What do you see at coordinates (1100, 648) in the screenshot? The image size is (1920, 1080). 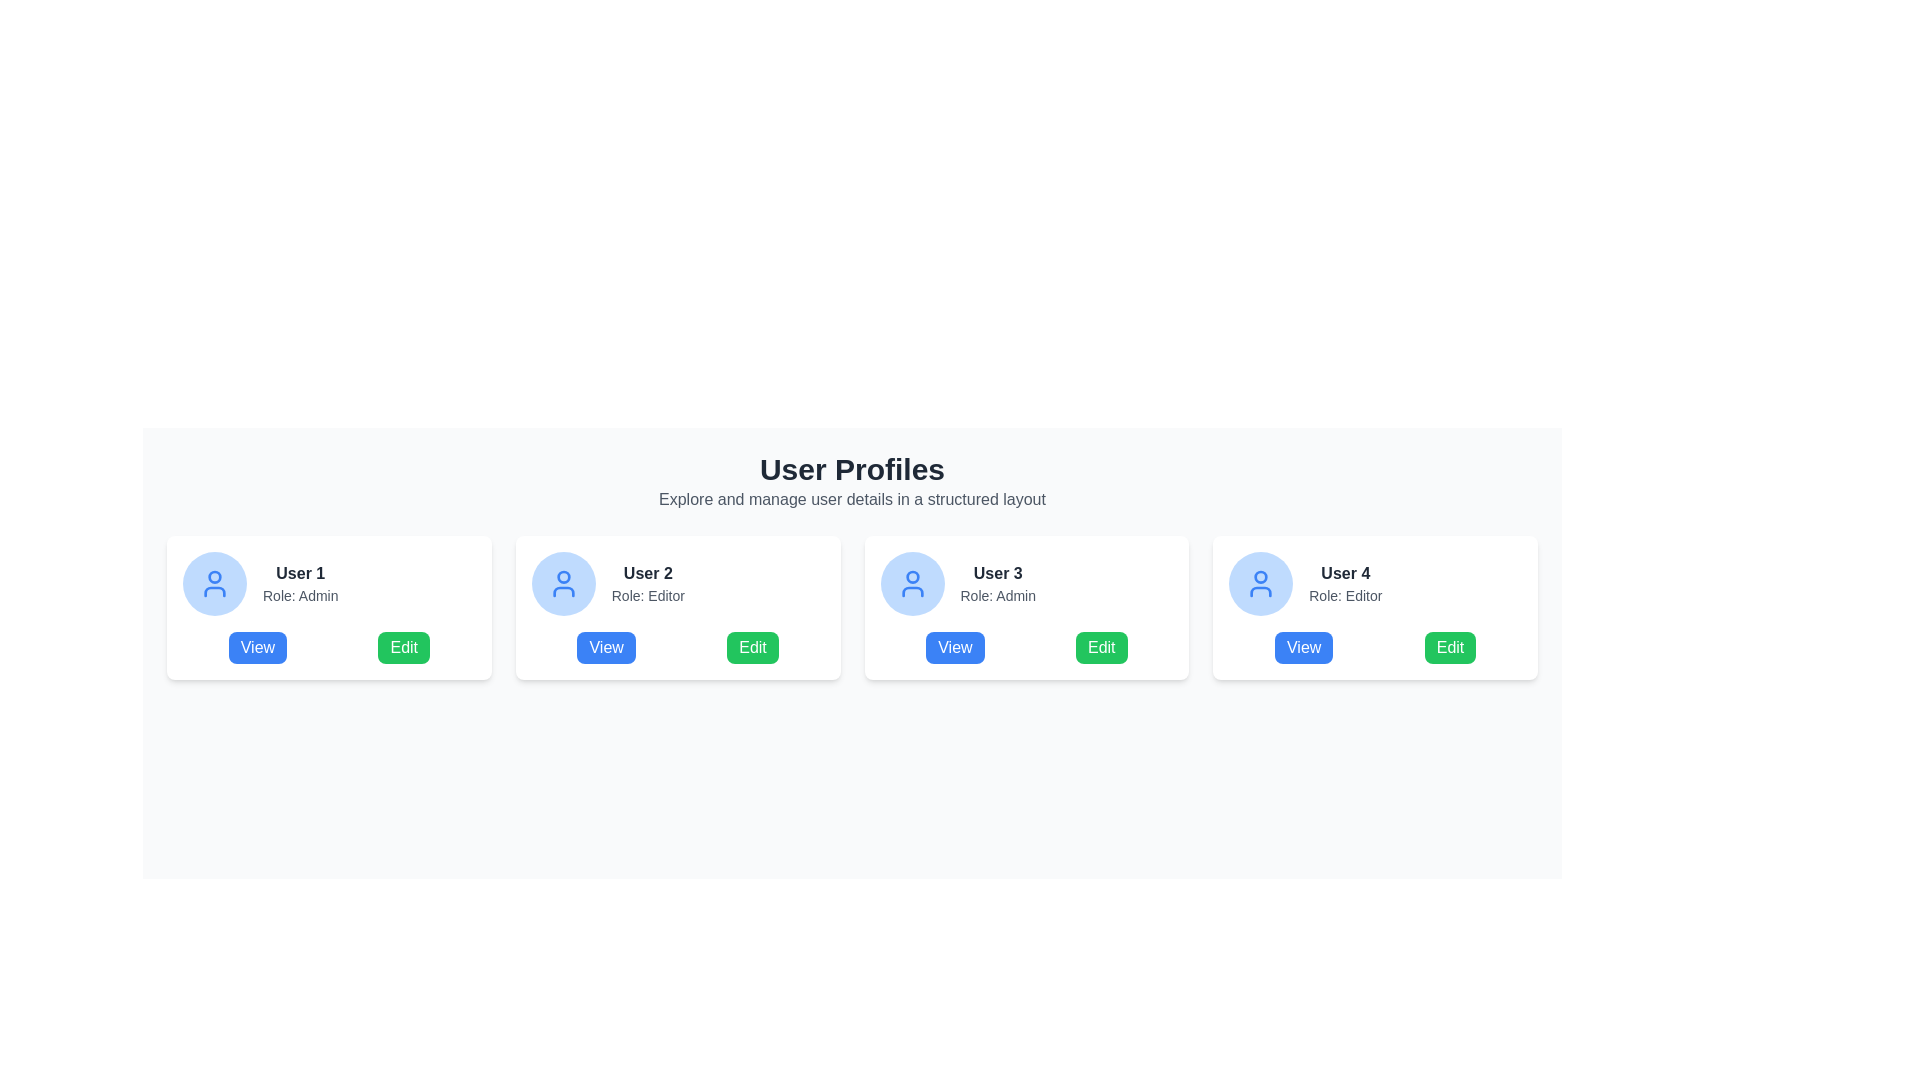 I see `the green 'Edit' button with white text located at the bottom right of the 'User 3' card` at bounding box center [1100, 648].